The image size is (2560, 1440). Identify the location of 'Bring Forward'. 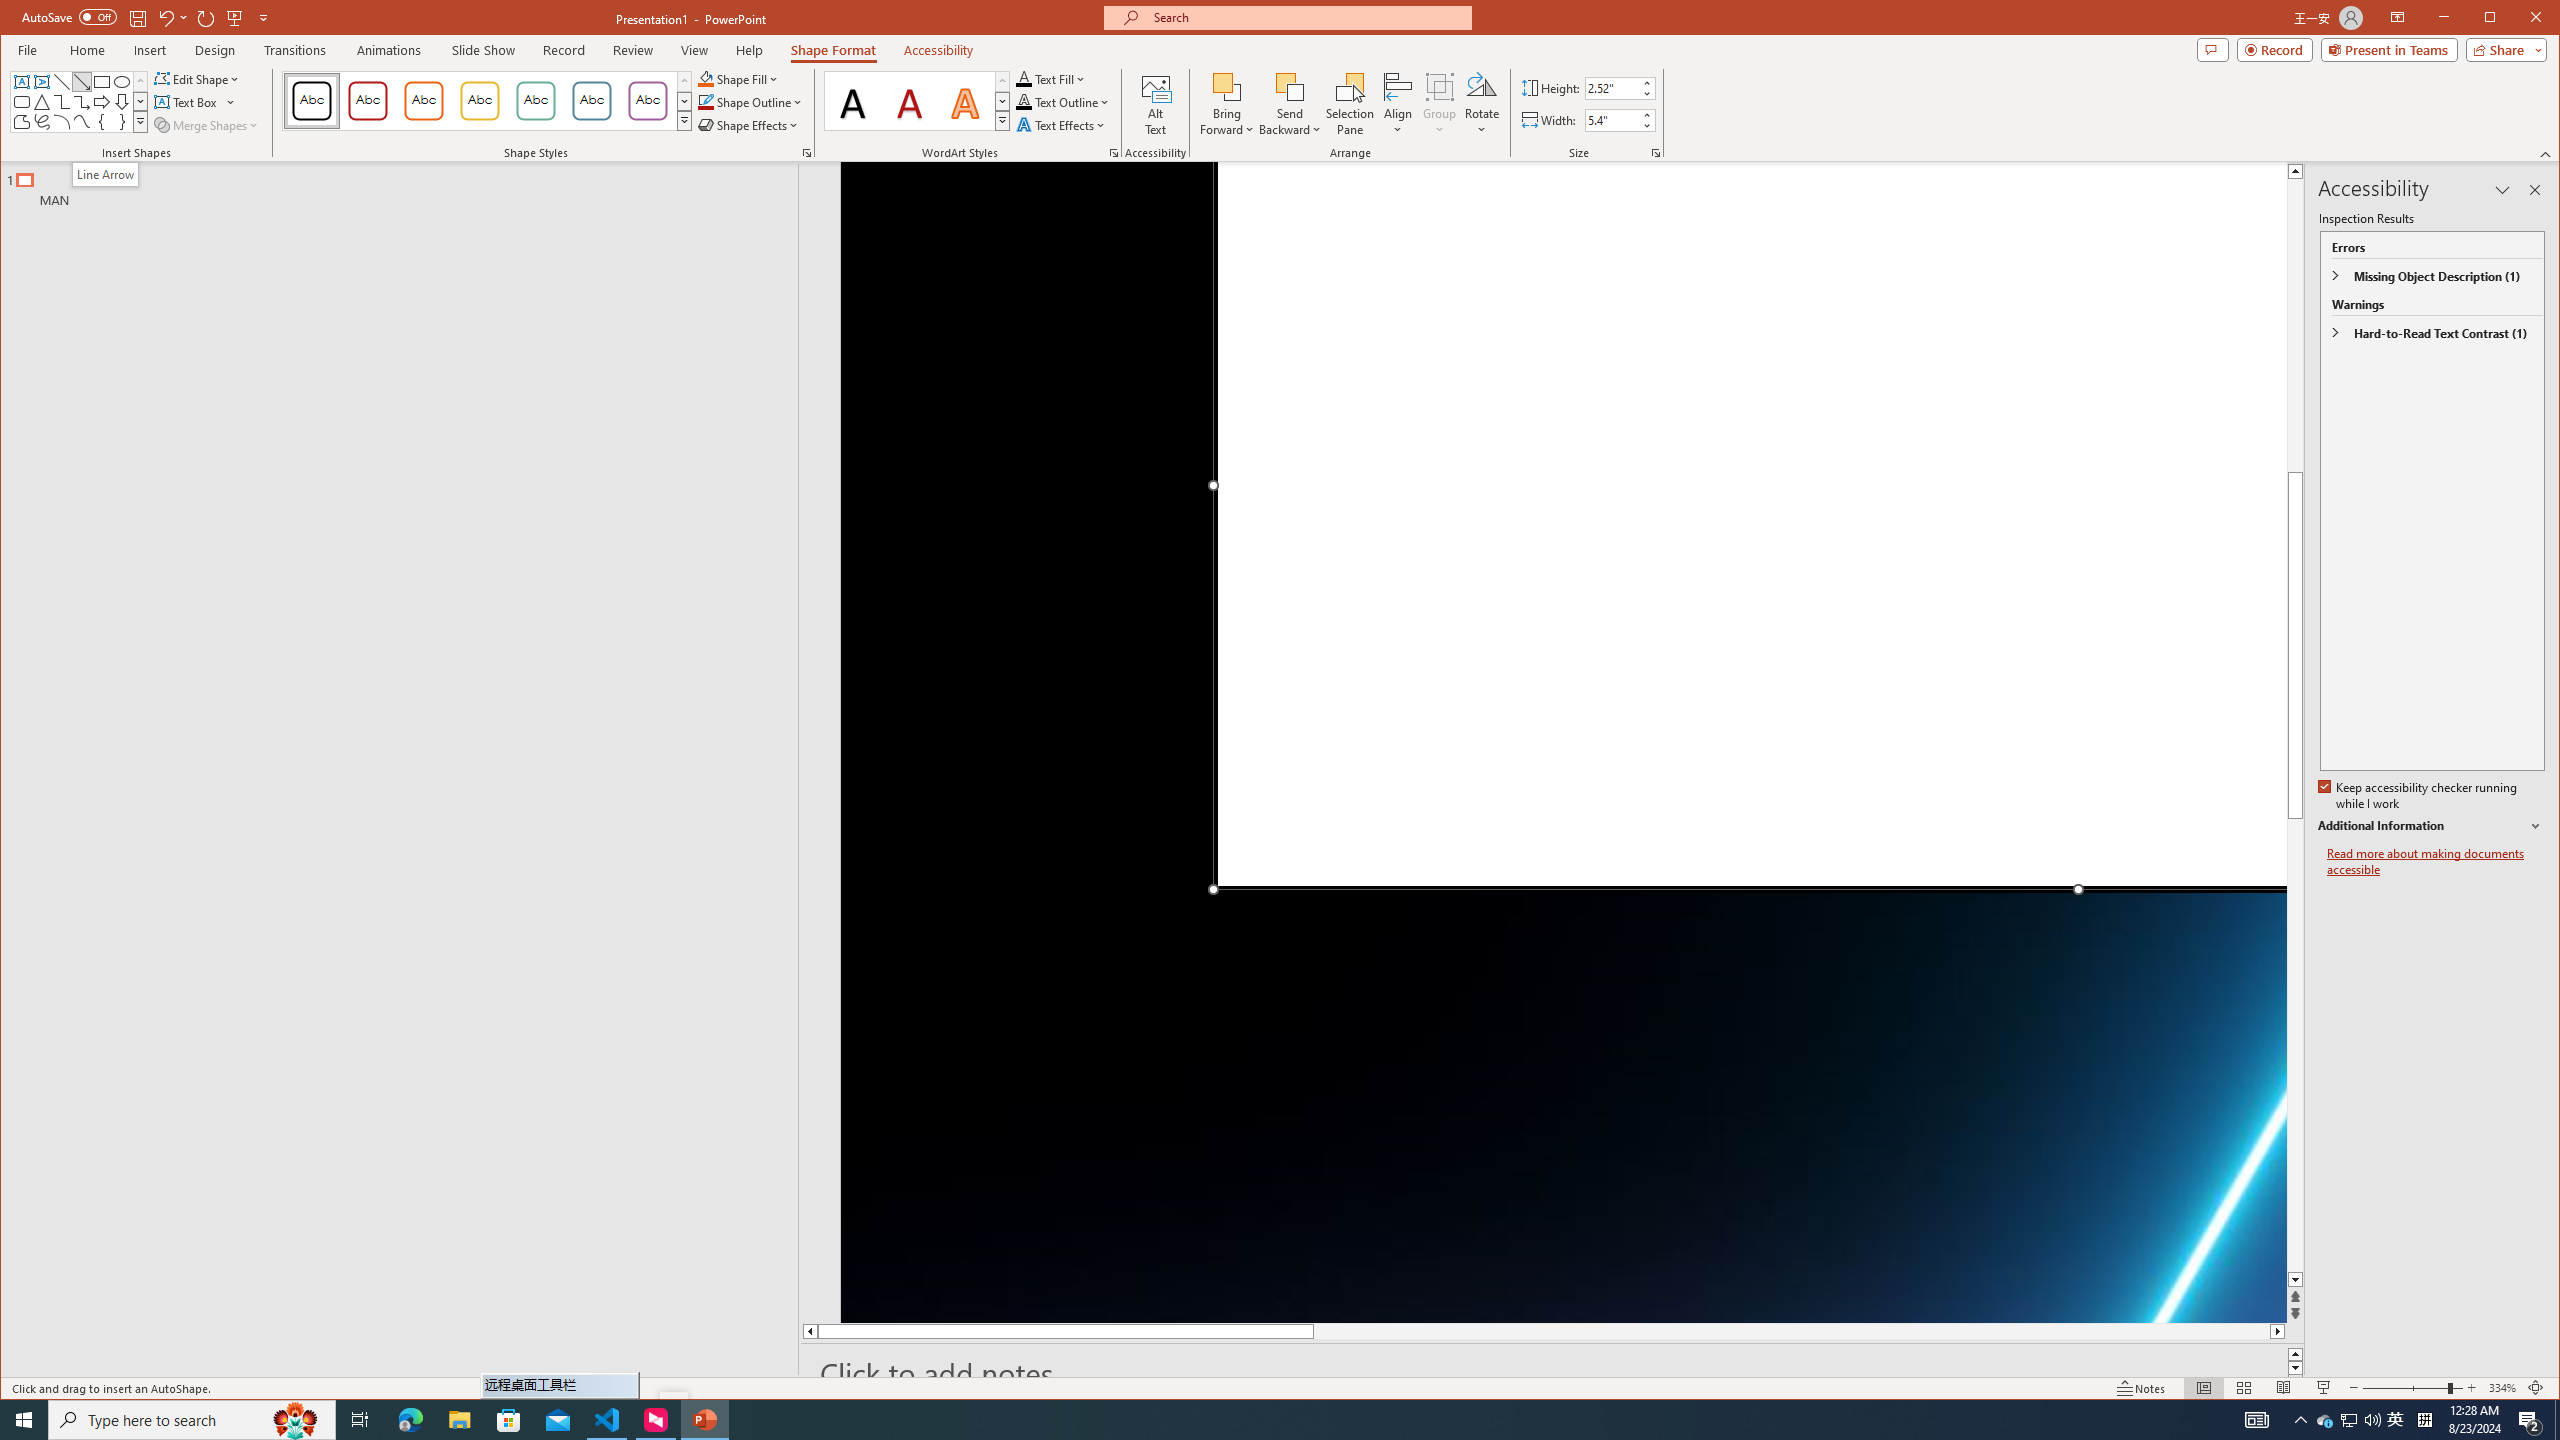
(1227, 103).